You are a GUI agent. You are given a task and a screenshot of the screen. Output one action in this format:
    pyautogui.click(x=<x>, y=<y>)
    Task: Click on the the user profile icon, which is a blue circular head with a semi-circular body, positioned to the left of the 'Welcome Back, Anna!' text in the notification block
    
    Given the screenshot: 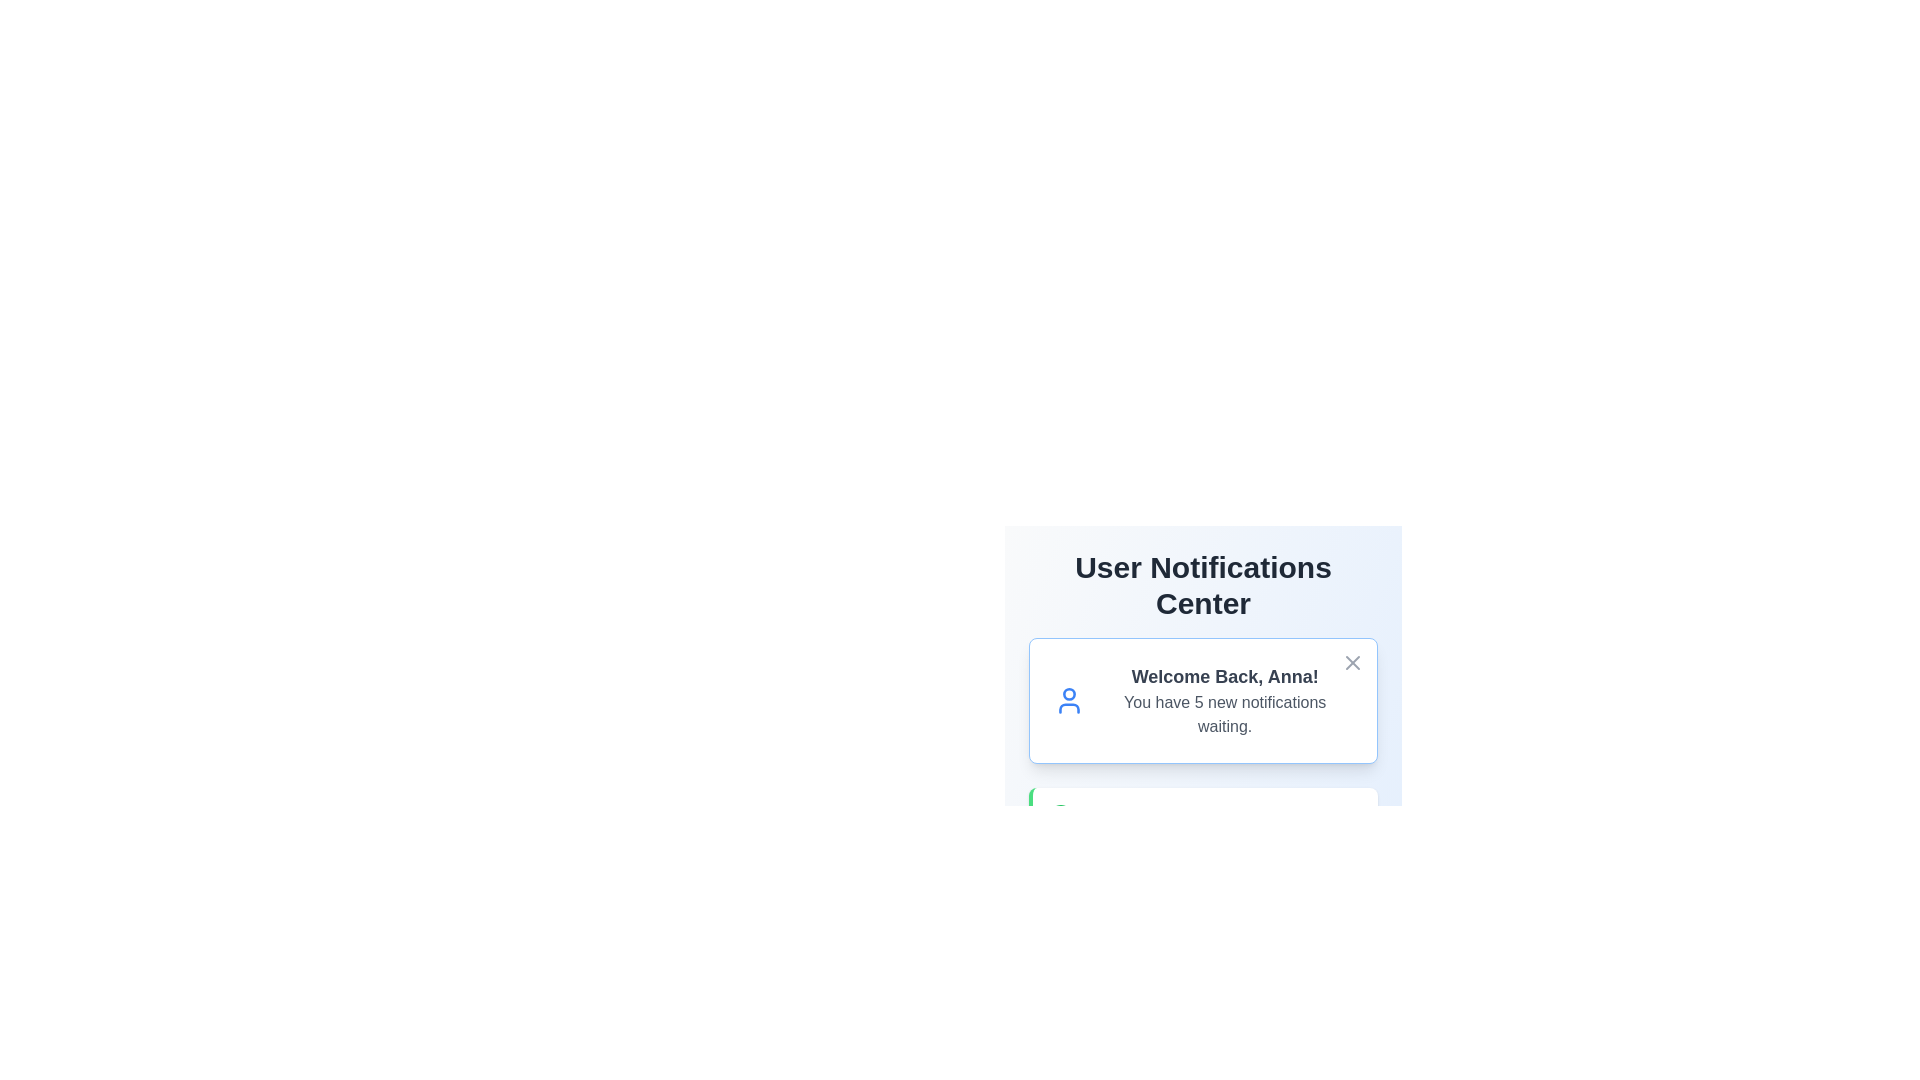 What is the action you would take?
    pyautogui.click(x=1068, y=700)
    